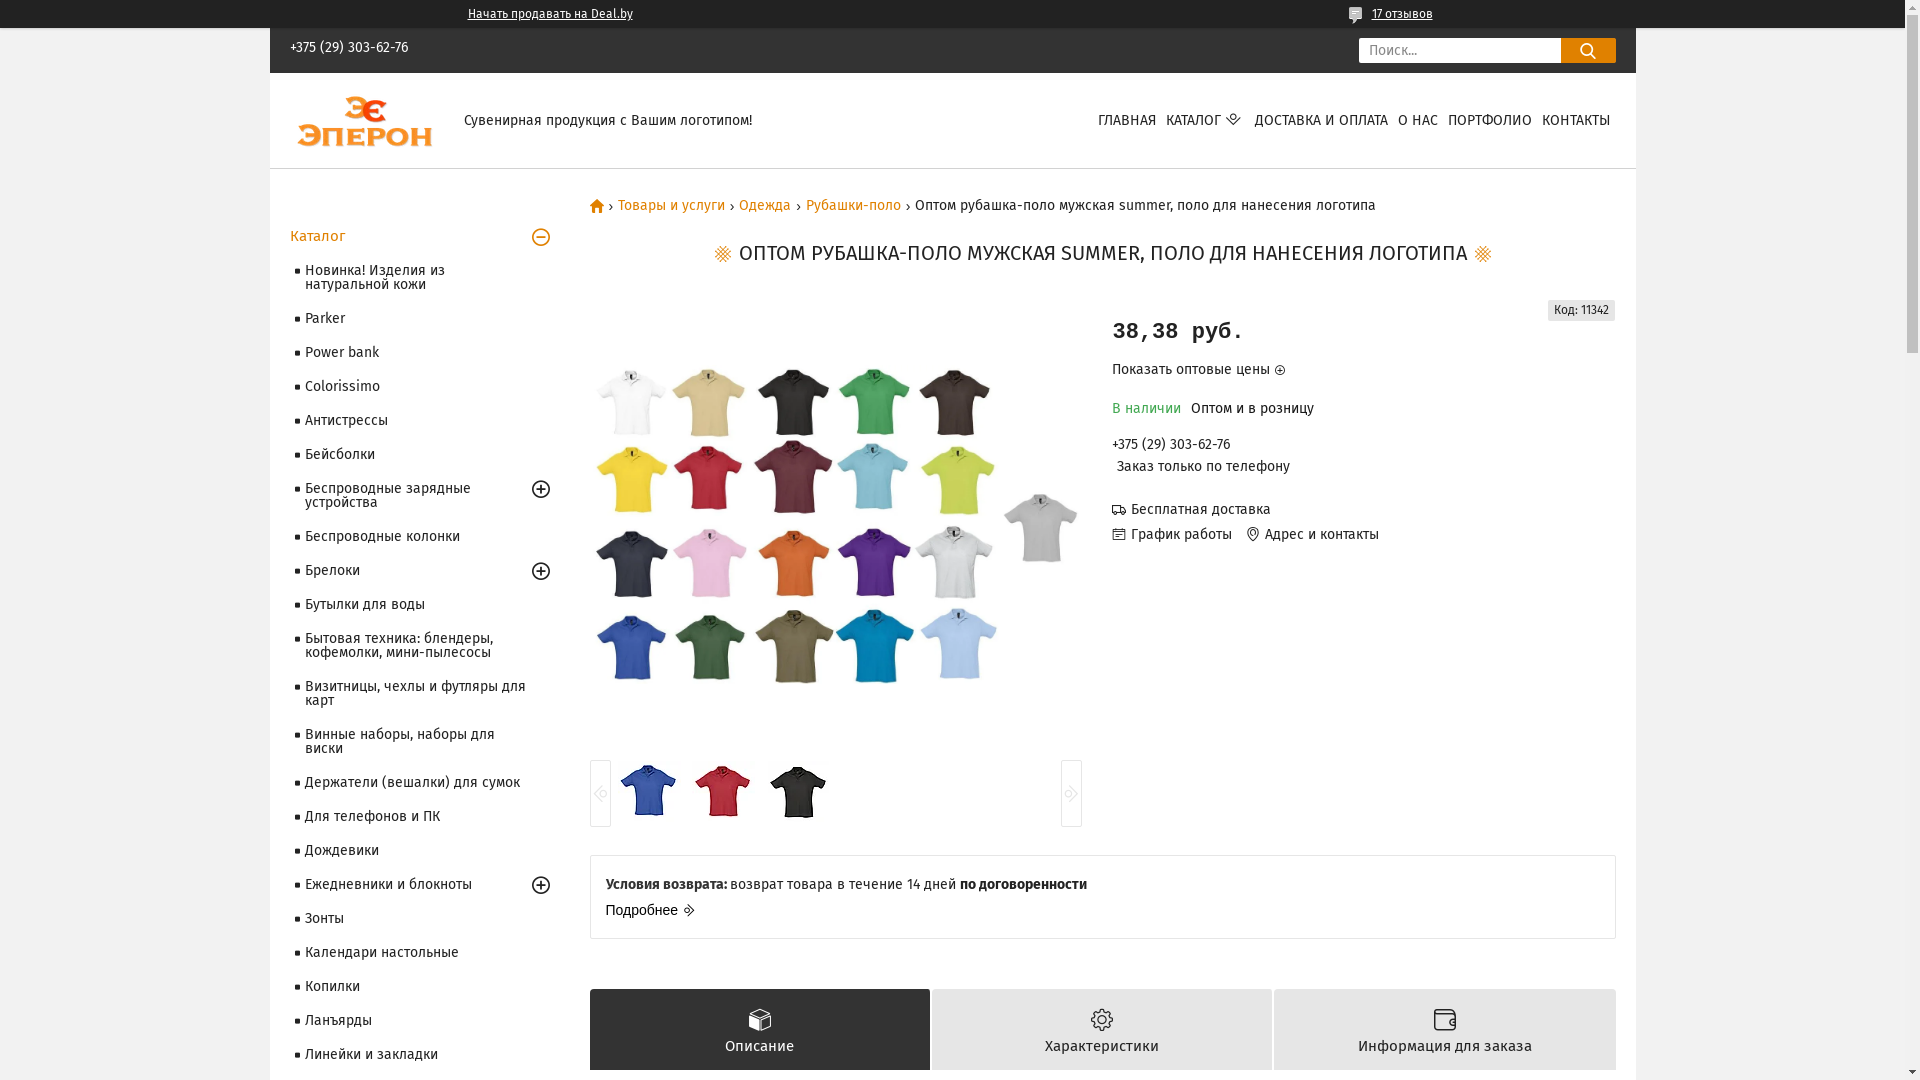  I want to click on 'Parker', so click(424, 318).